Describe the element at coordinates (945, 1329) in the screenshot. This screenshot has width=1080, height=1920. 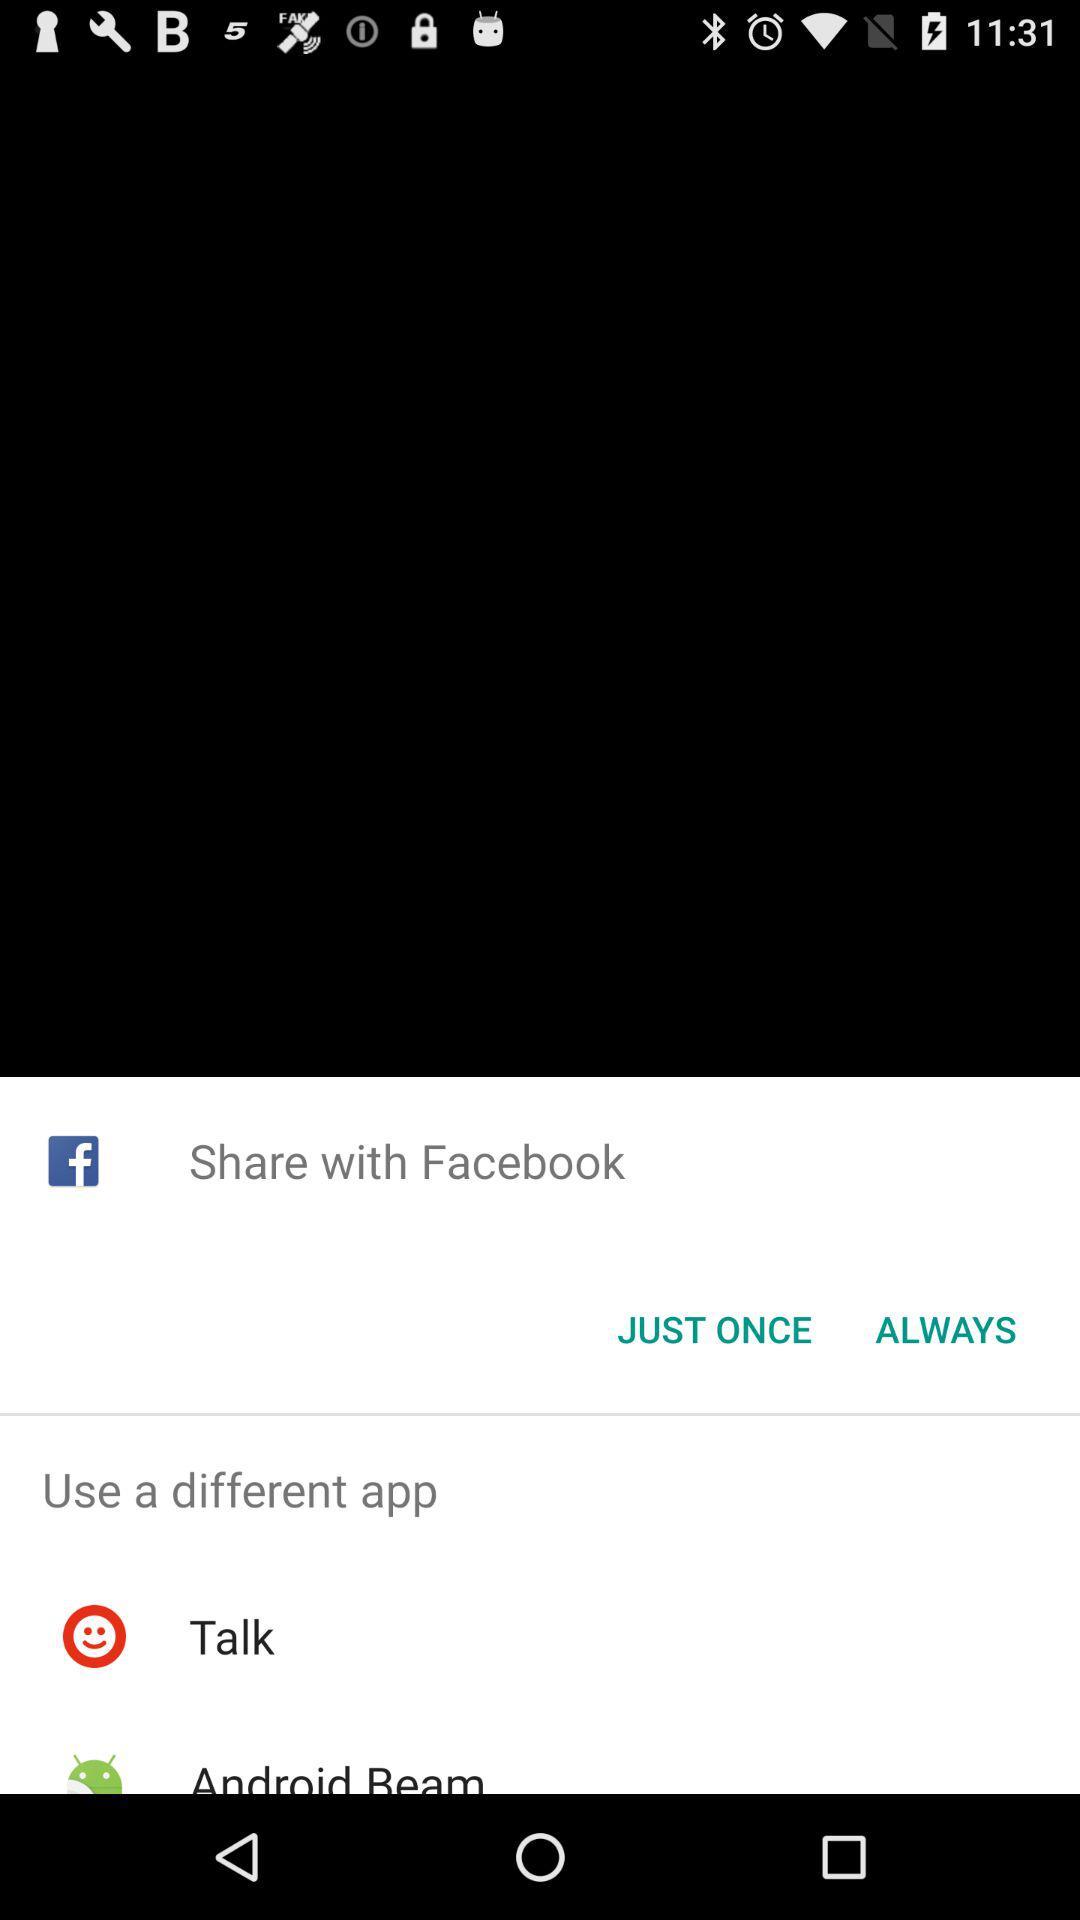
I see `item to the right of just once icon` at that location.